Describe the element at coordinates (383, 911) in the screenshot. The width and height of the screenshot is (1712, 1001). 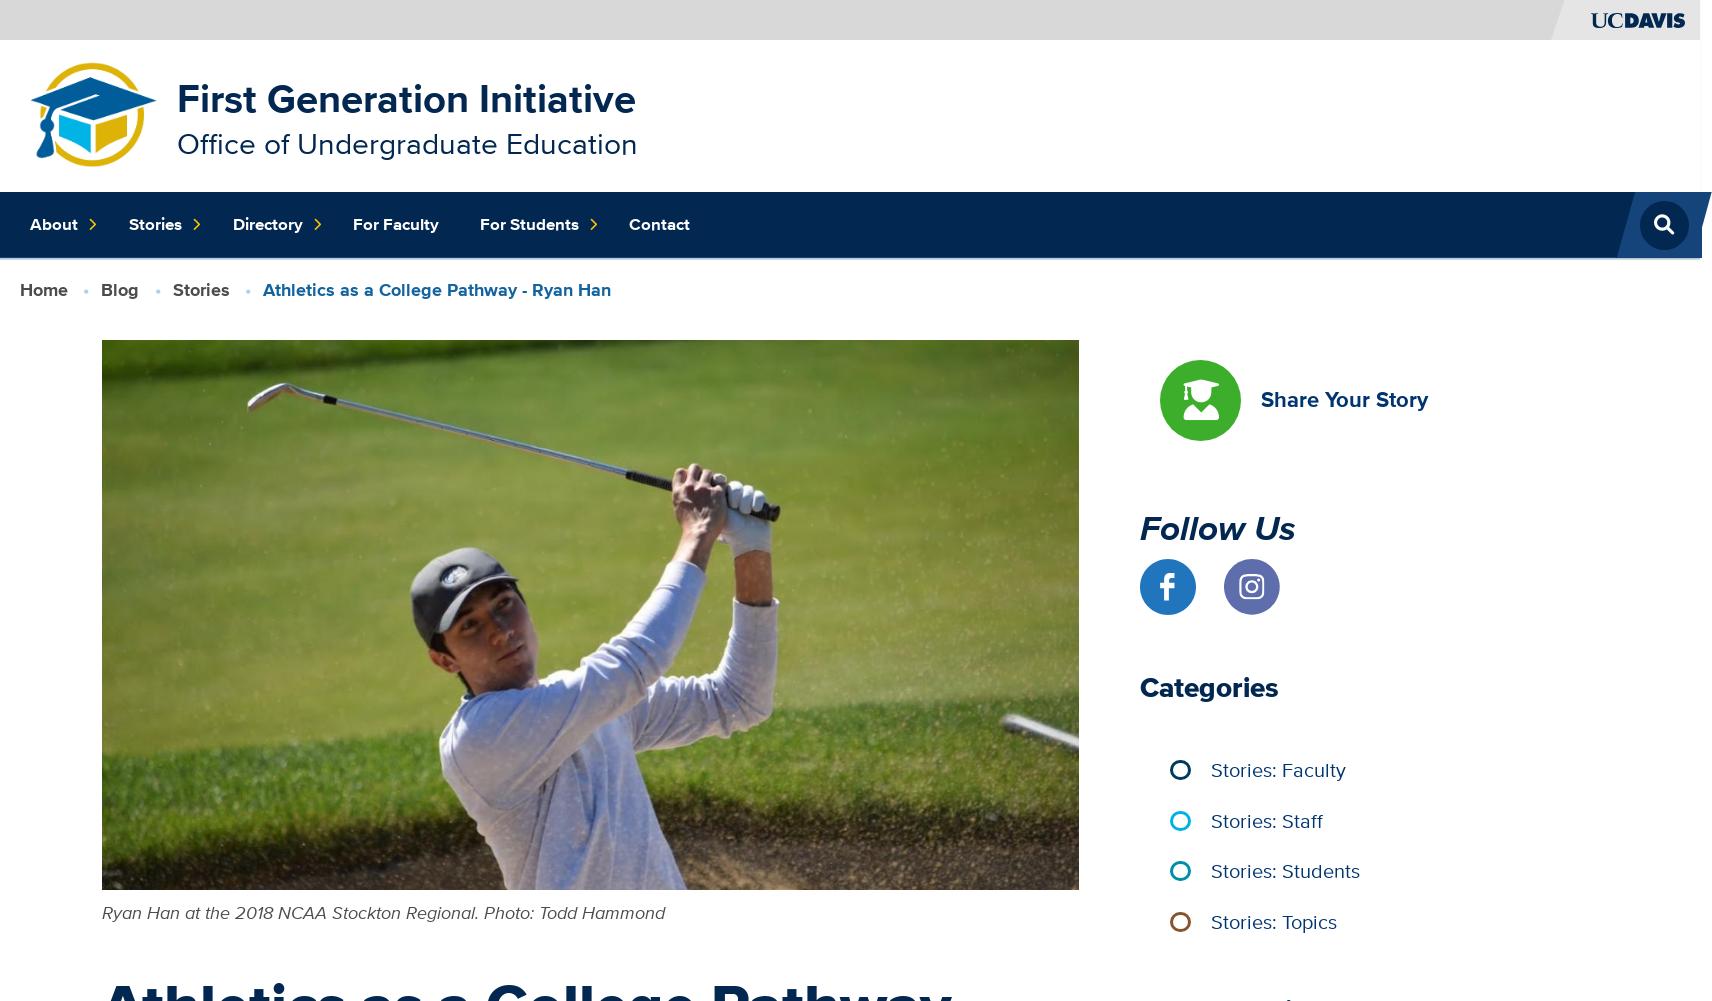
I see `'Ryan Han at the 2018 NCAA Stockton Regional. Photo: Todd Hammond'` at that location.